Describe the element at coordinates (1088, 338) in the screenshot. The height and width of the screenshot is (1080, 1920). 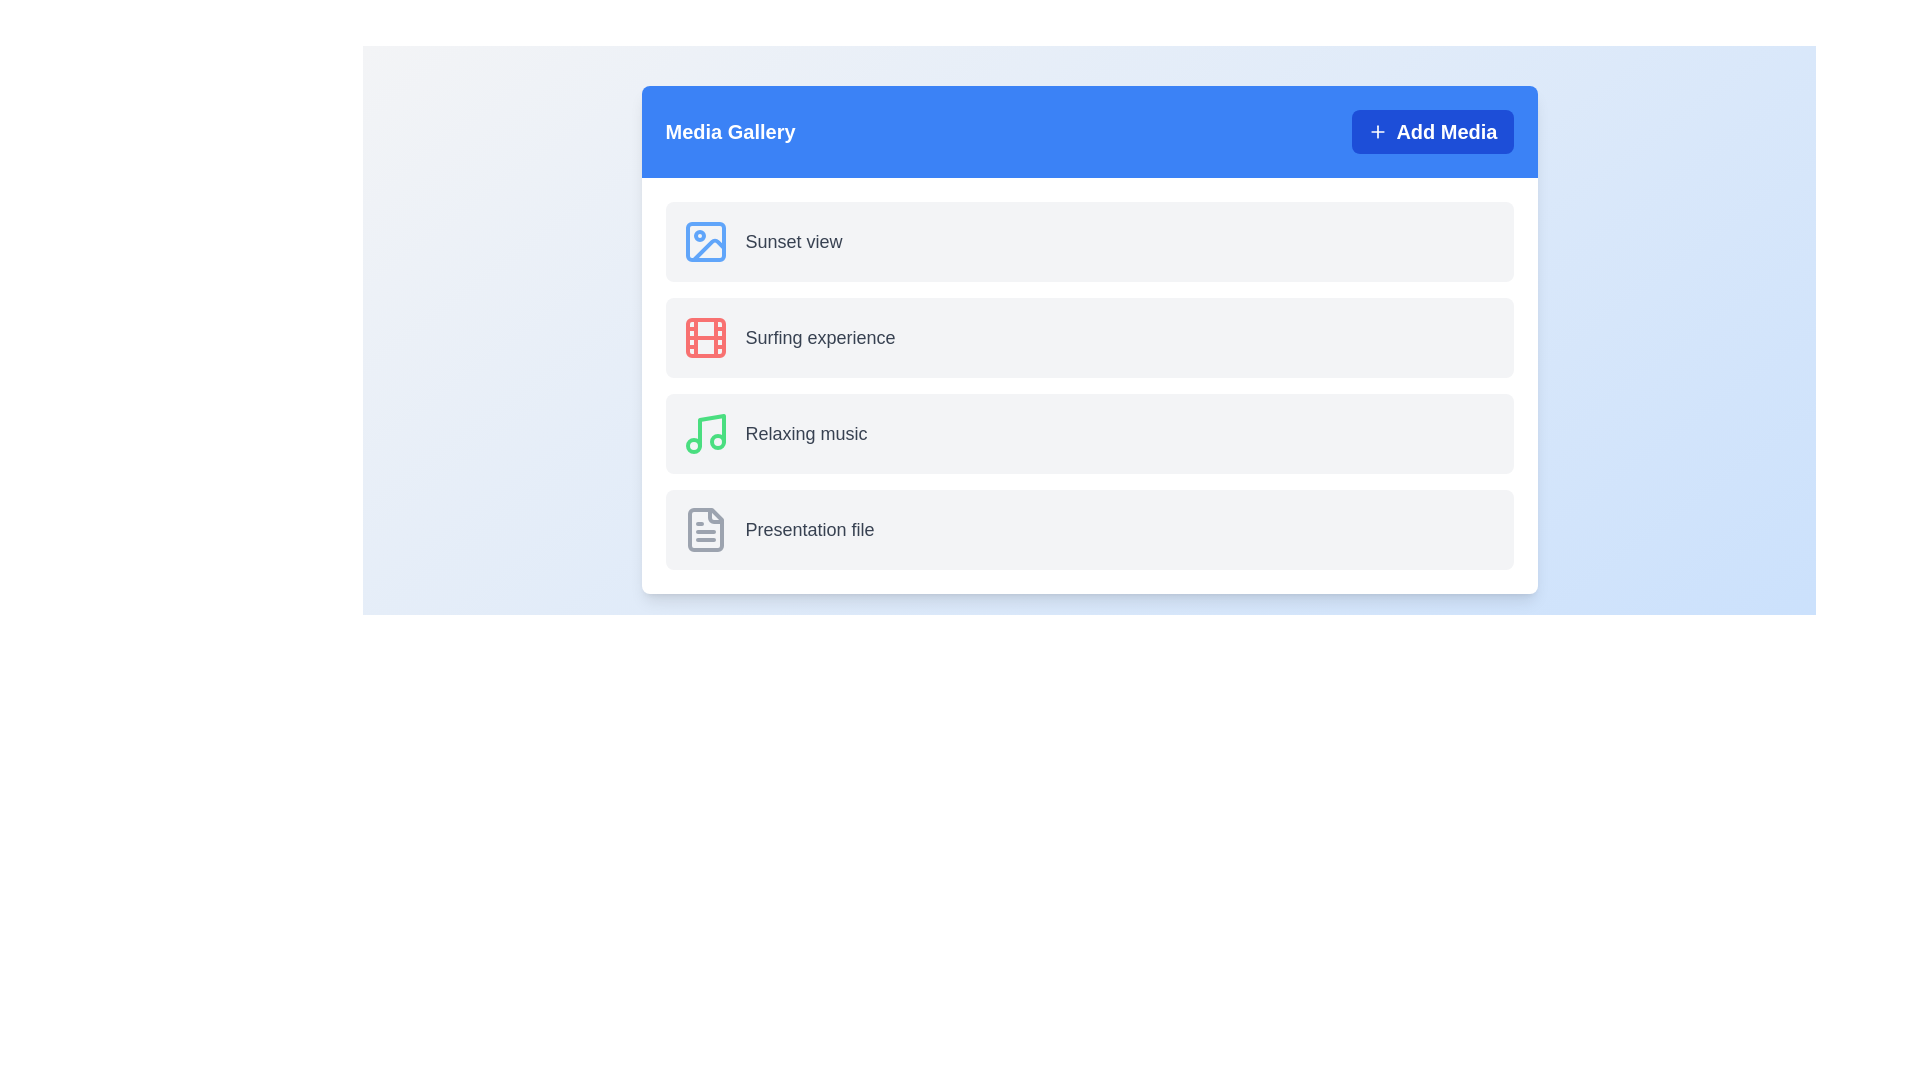
I see `the second list entry related to 'Surfing experience'` at that location.